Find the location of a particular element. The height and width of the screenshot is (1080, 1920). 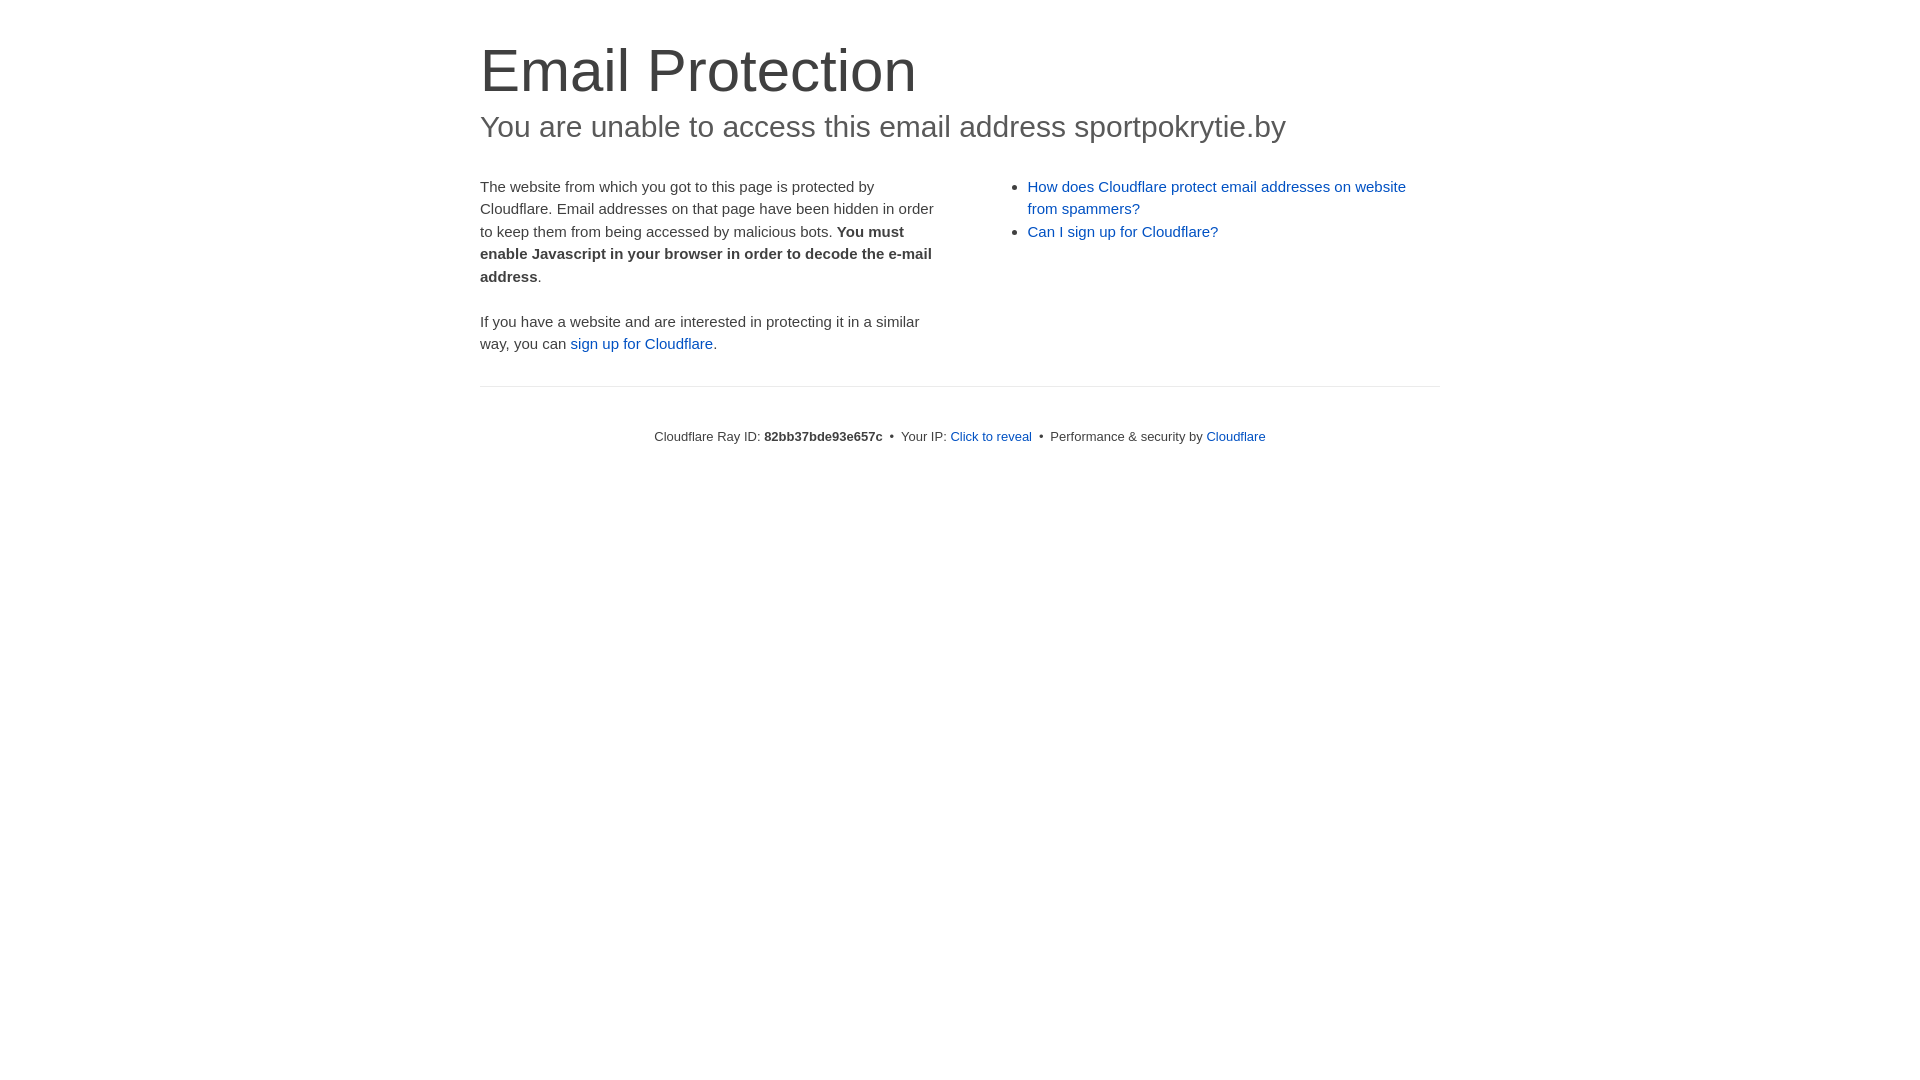

'Click to reveal' is located at coordinates (990, 435).